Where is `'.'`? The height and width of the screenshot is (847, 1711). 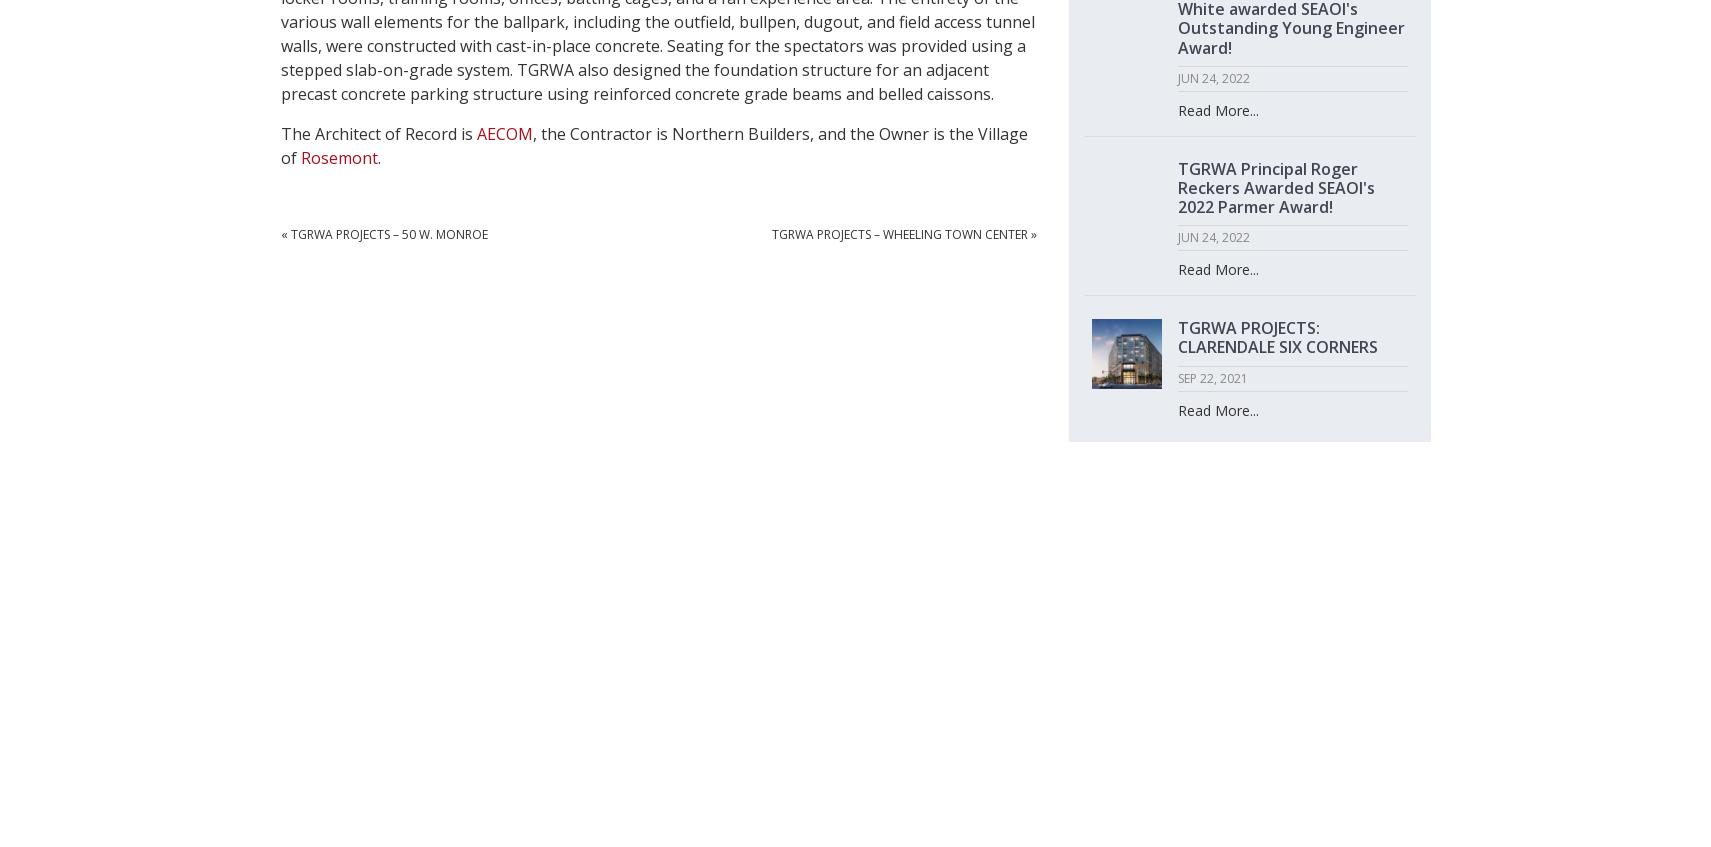
'.' is located at coordinates (378, 156).